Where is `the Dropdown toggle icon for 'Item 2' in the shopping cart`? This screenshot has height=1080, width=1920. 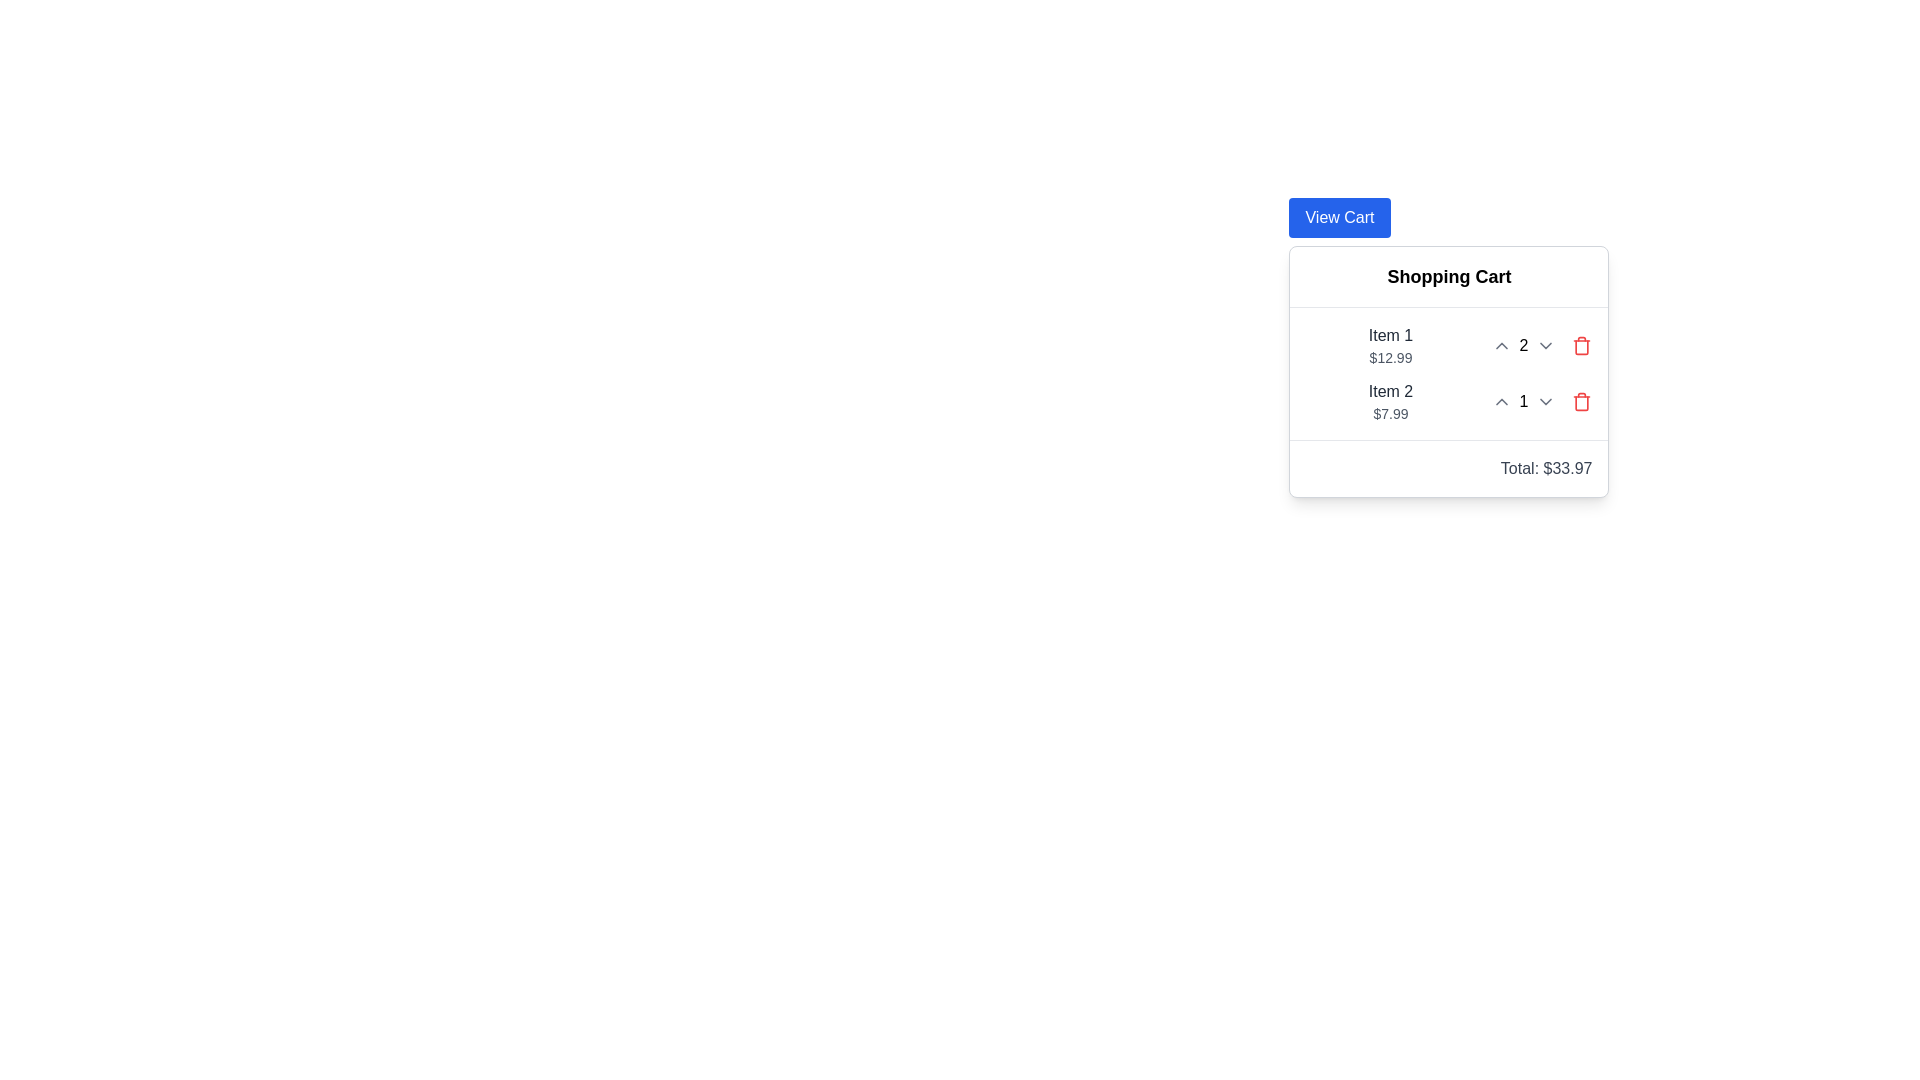
the Dropdown toggle icon for 'Item 2' in the shopping cart is located at coordinates (1545, 401).